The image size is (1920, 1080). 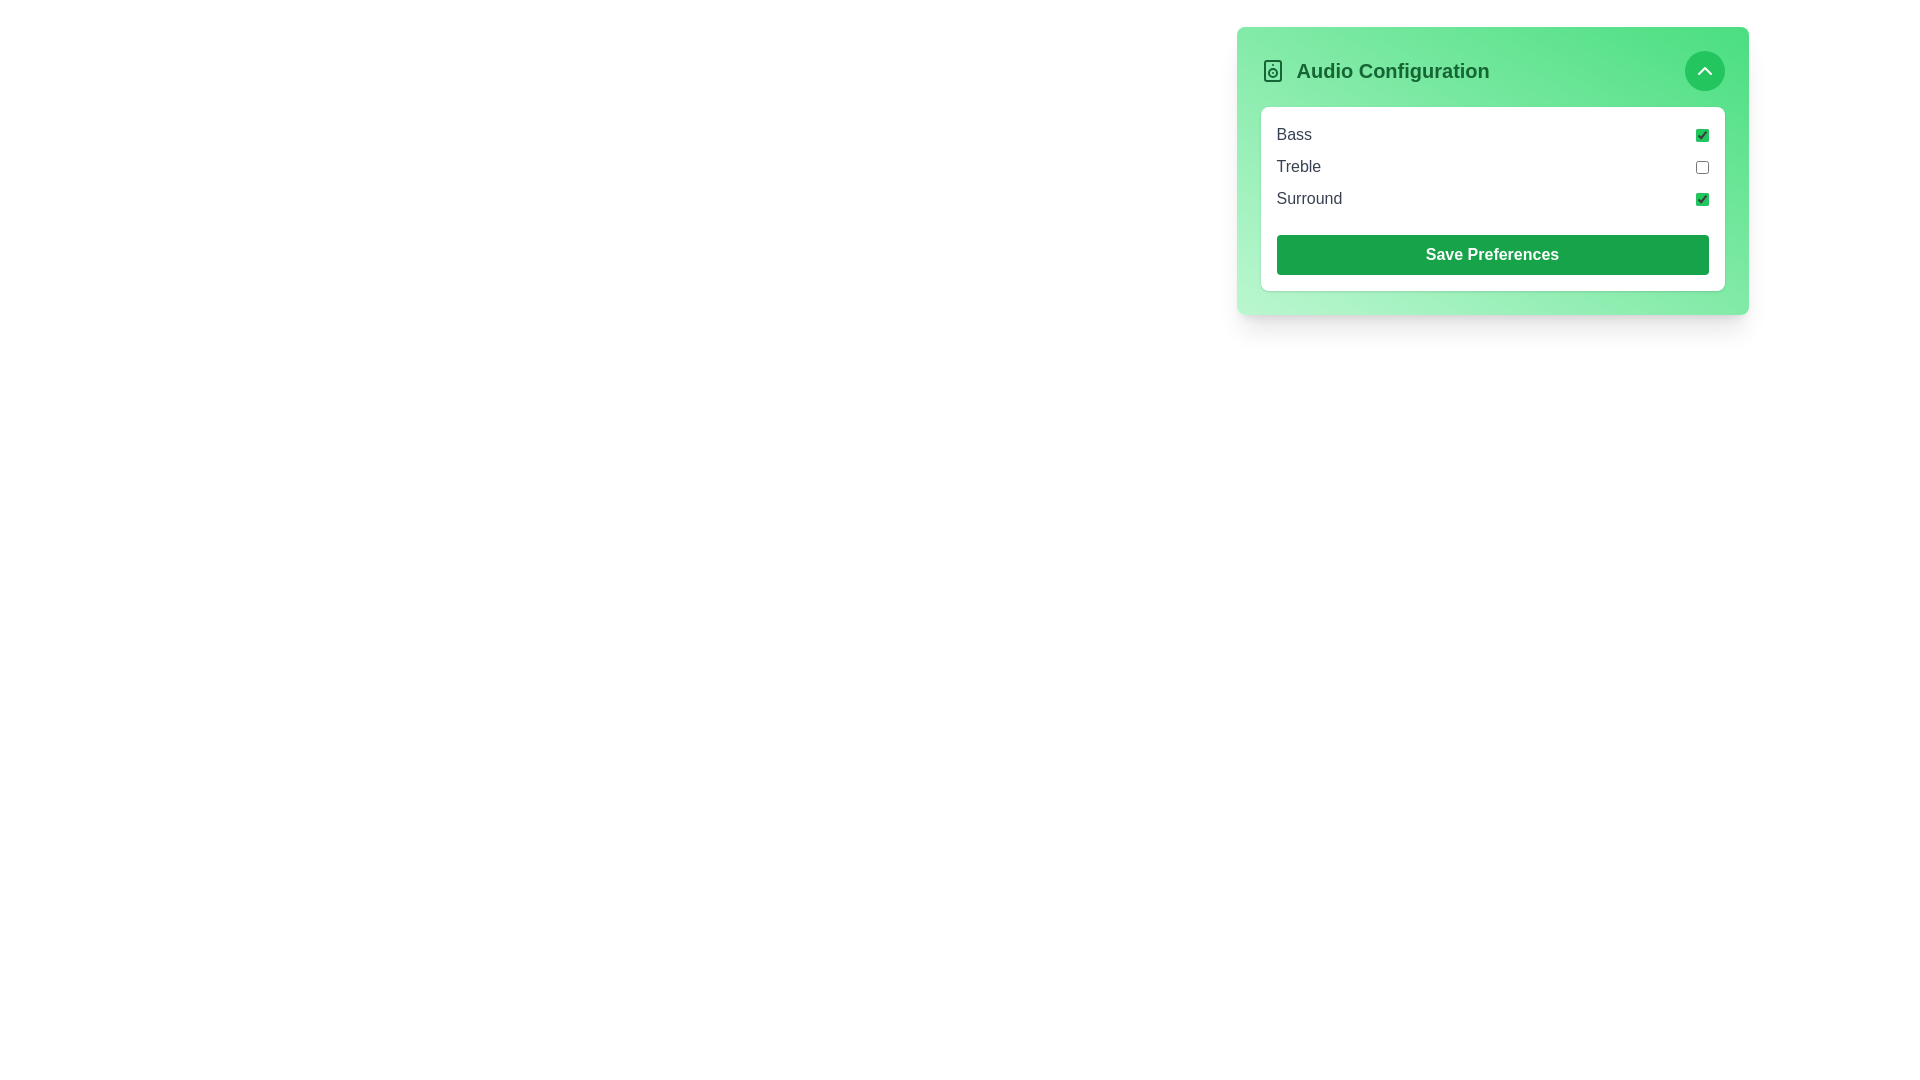 I want to click on the 'Bass' setting checkbox, so click(x=1492, y=135).